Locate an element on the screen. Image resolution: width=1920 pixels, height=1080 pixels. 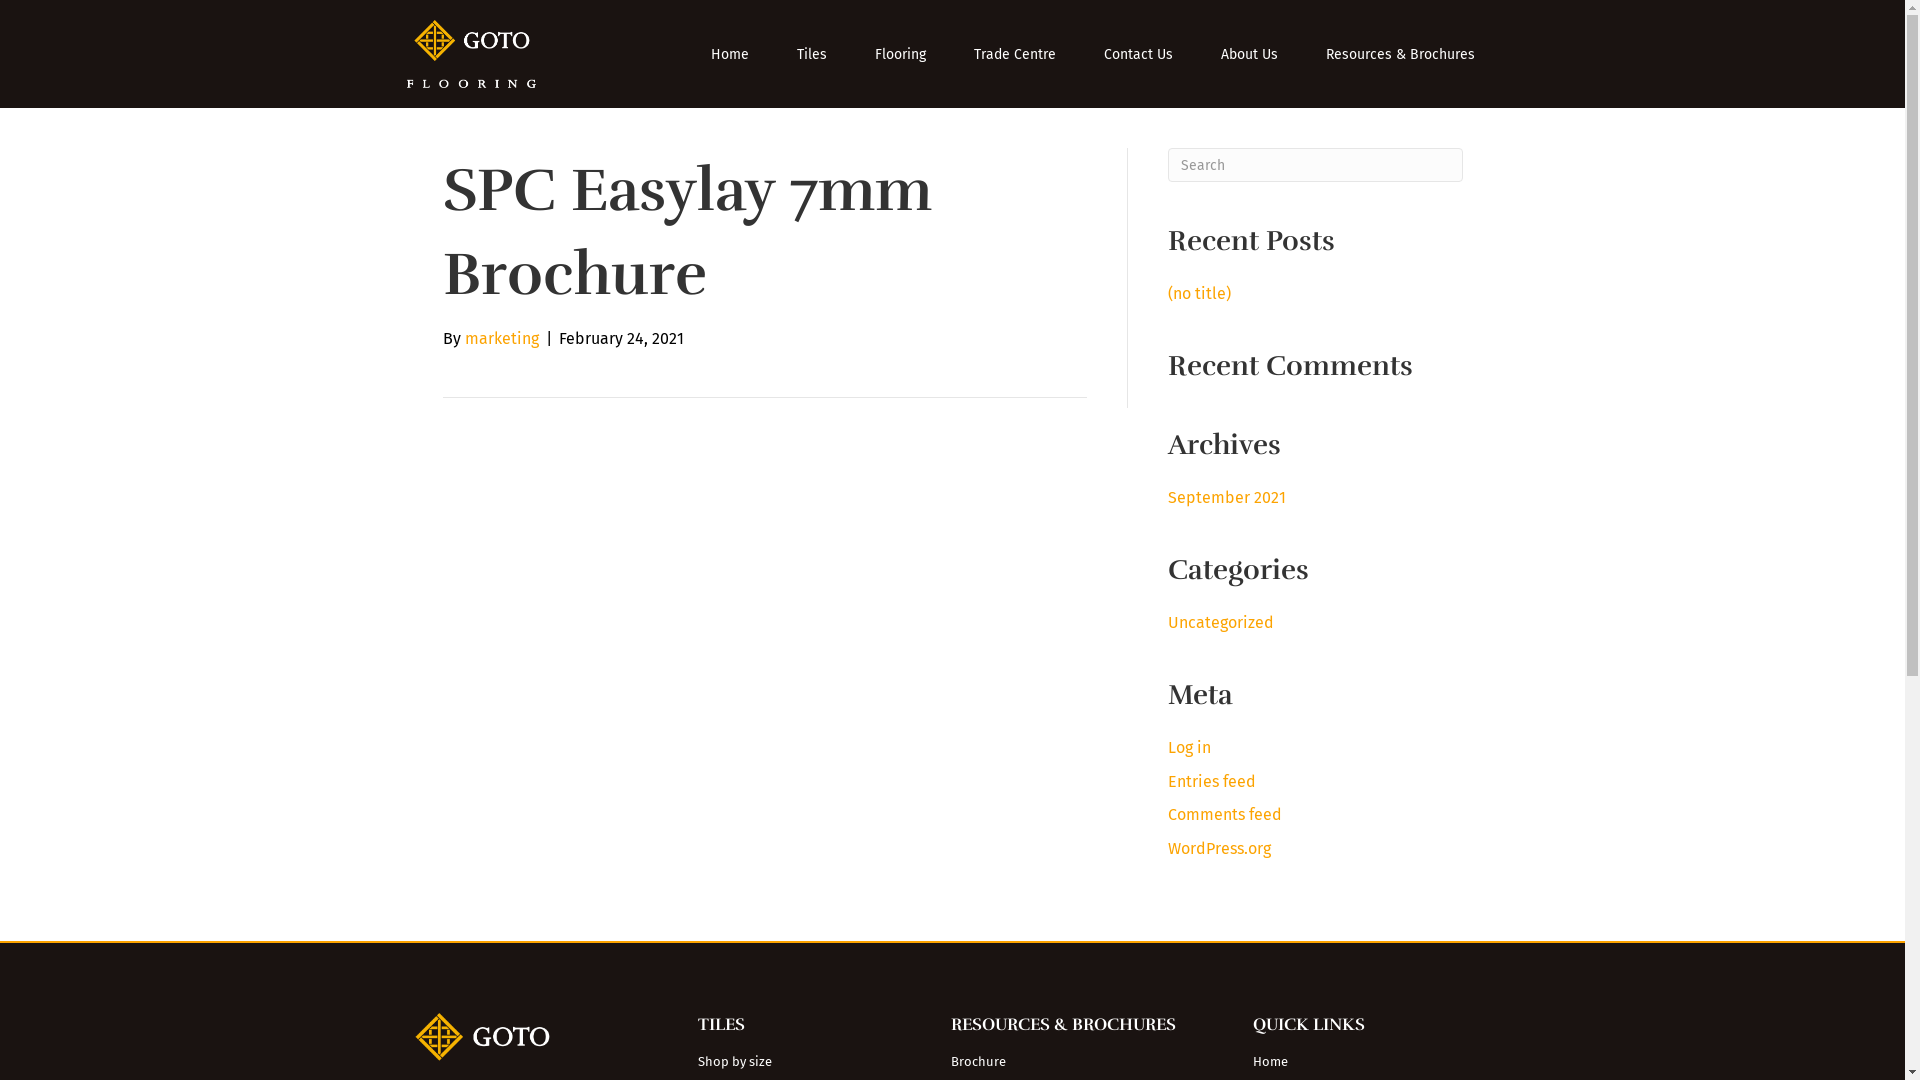
'Shop by size' is located at coordinates (805, 1061).